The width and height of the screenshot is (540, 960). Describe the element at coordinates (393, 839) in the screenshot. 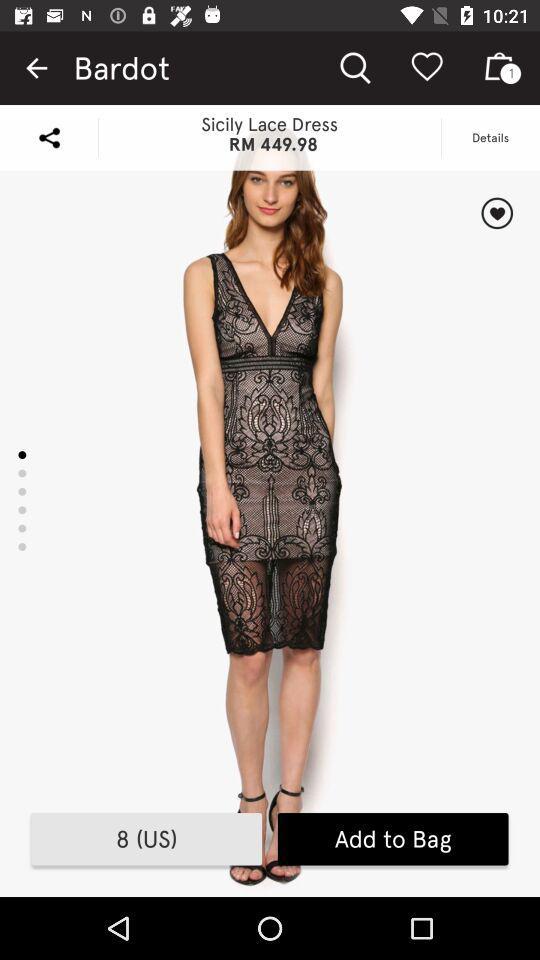

I see `the add to bag item` at that location.